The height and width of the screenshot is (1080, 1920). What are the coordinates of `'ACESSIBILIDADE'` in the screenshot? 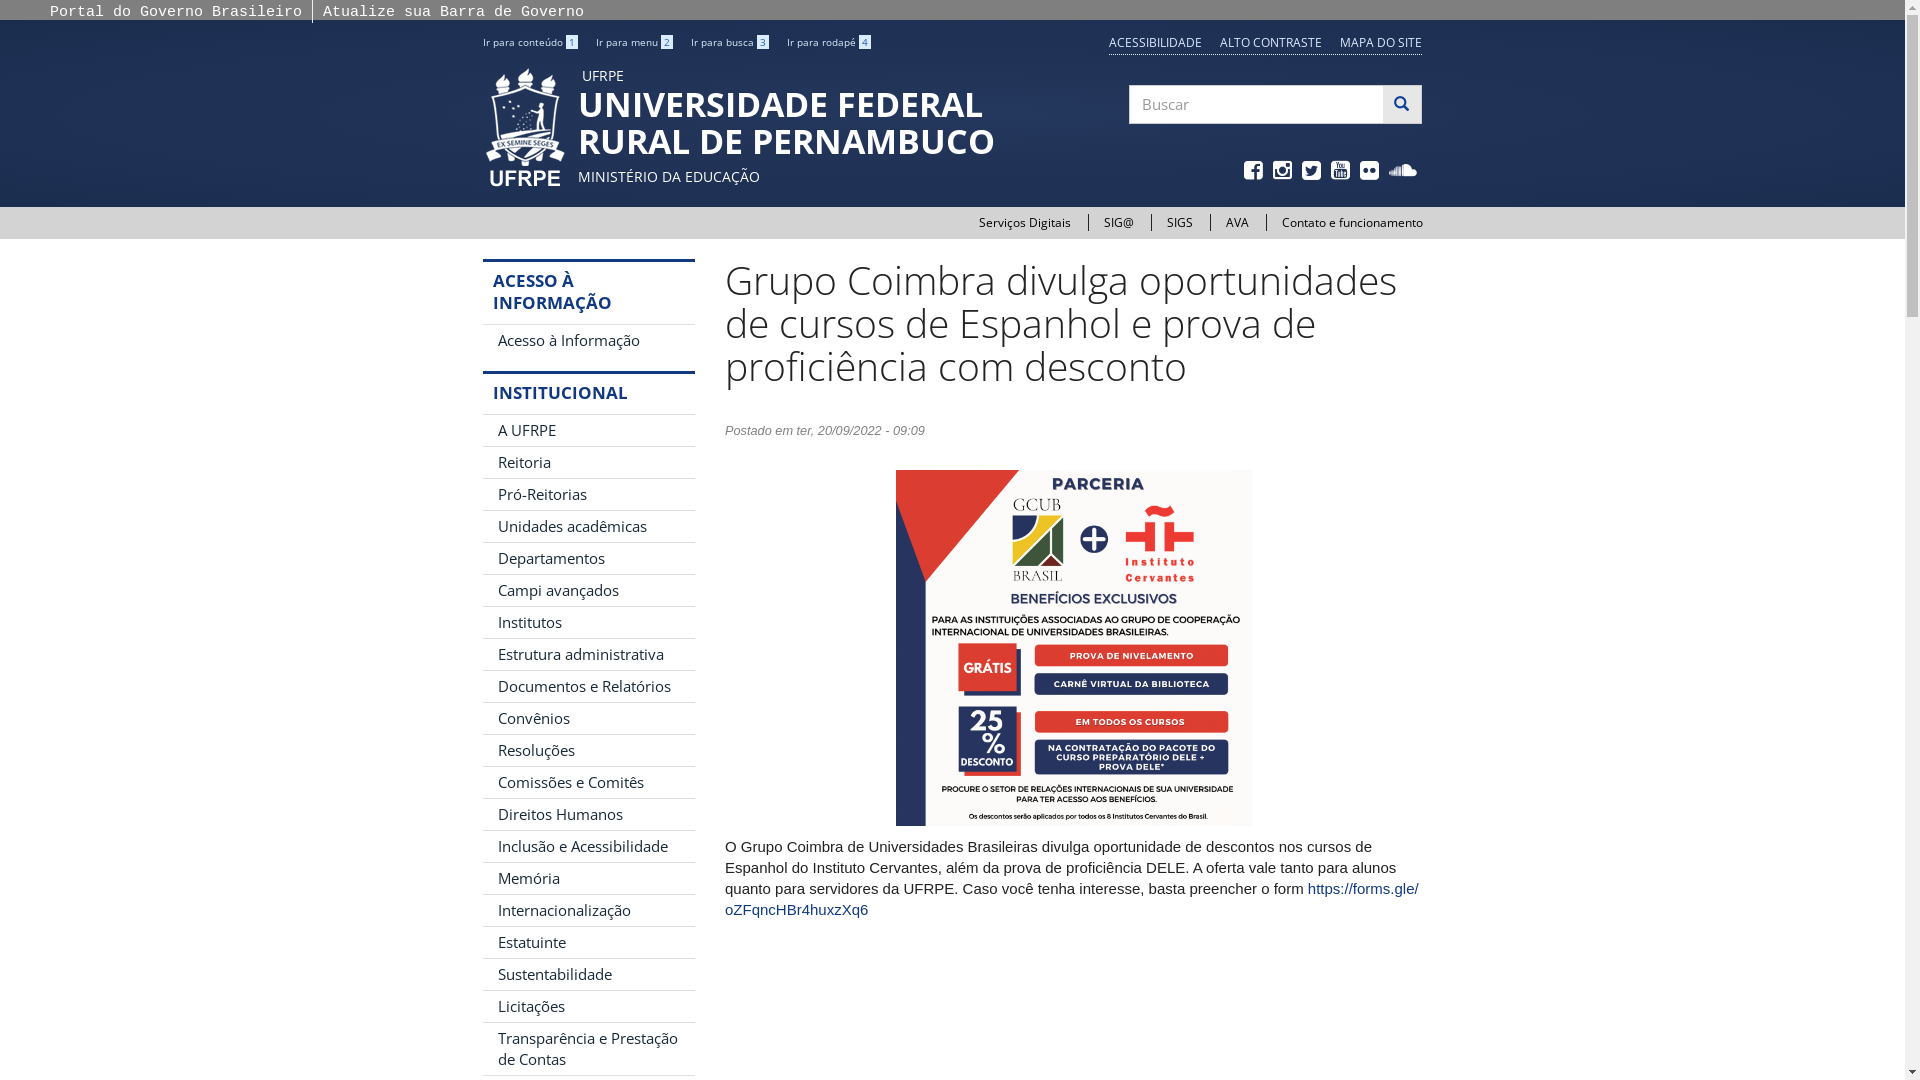 It's located at (1155, 42).